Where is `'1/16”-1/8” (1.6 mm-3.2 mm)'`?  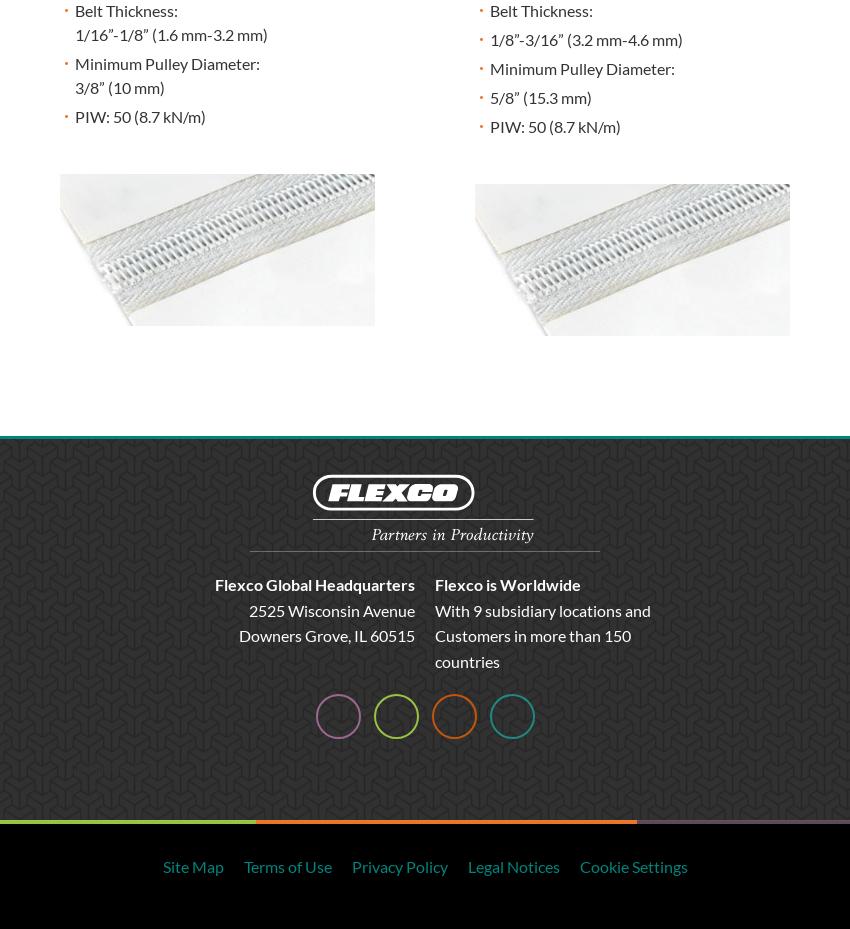 '1/16”-1/8” (1.6 mm-3.2 mm)' is located at coordinates (74, 33).